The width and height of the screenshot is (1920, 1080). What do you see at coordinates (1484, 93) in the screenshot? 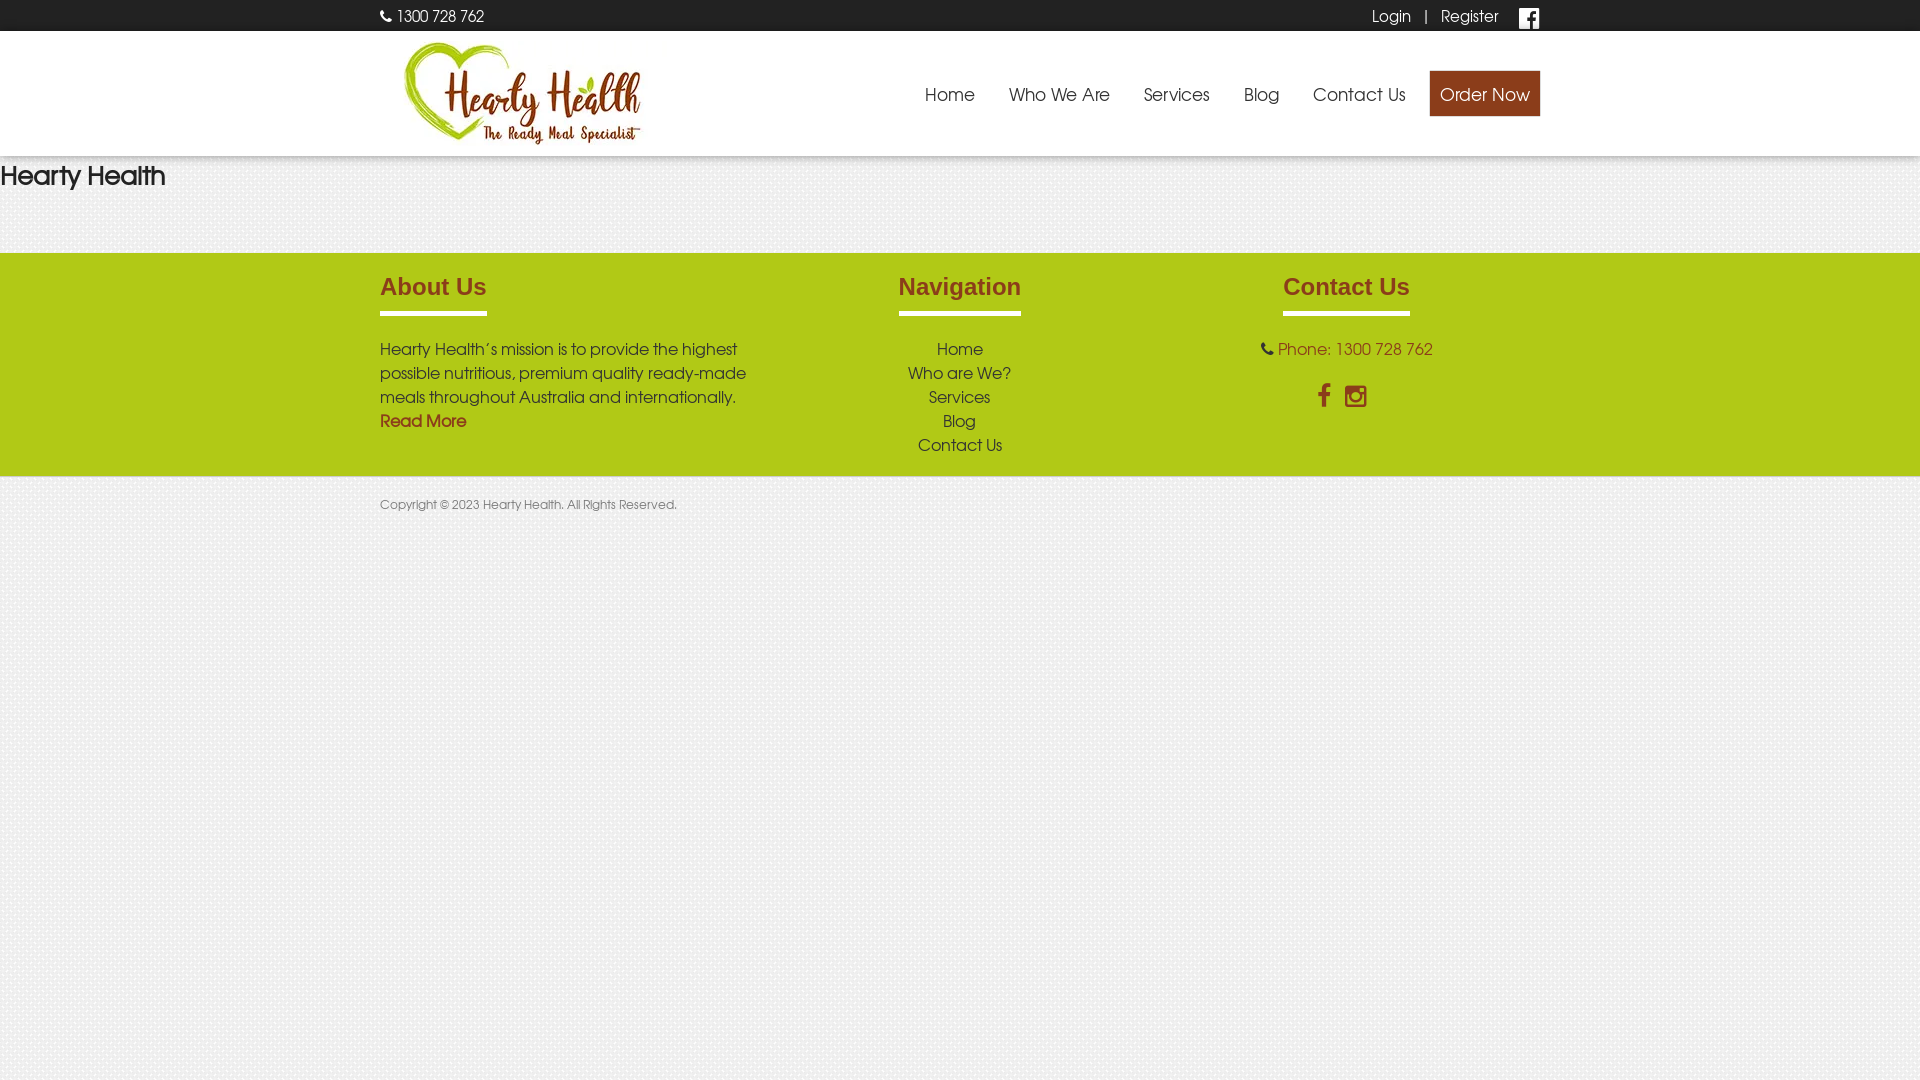
I see `'Order Now'` at bounding box center [1484, 93].